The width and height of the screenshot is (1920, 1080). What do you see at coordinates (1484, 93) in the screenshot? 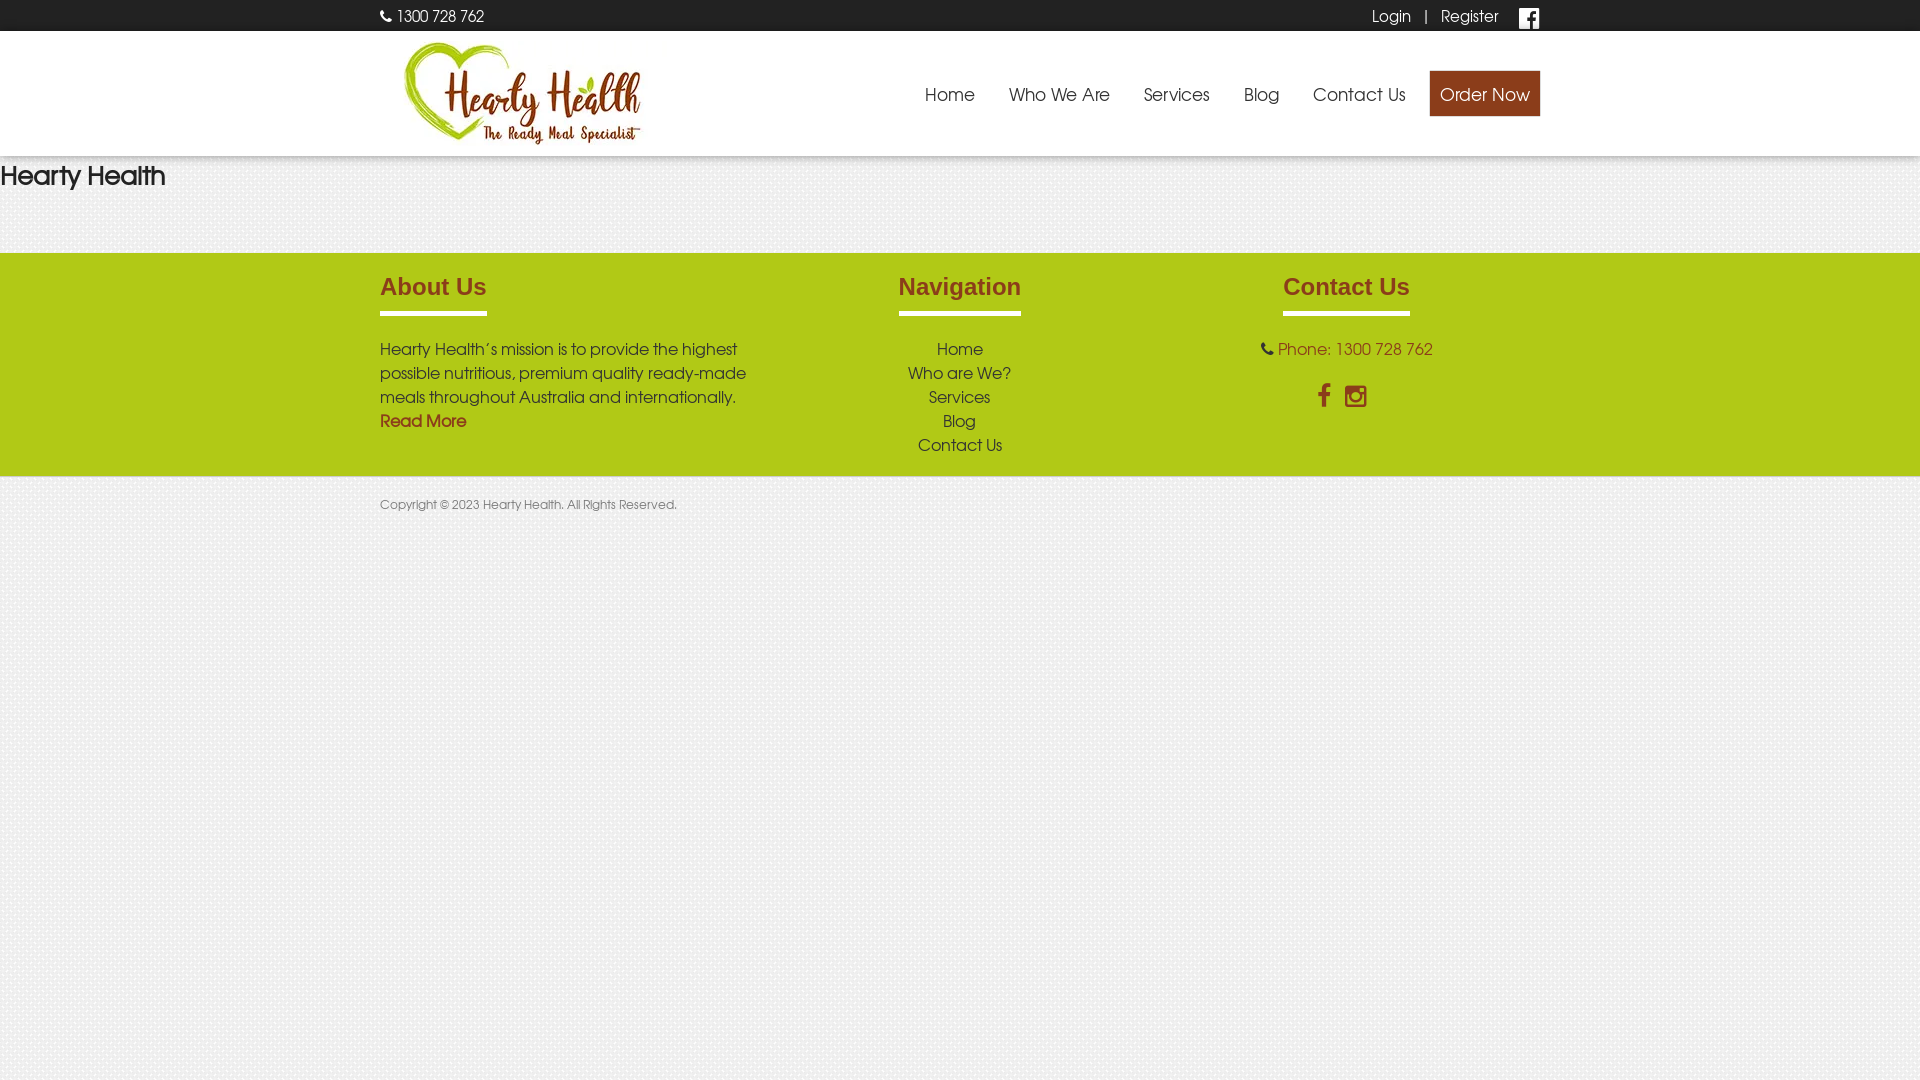
I see `'Order Now'` at bounding box center [1484, 93].